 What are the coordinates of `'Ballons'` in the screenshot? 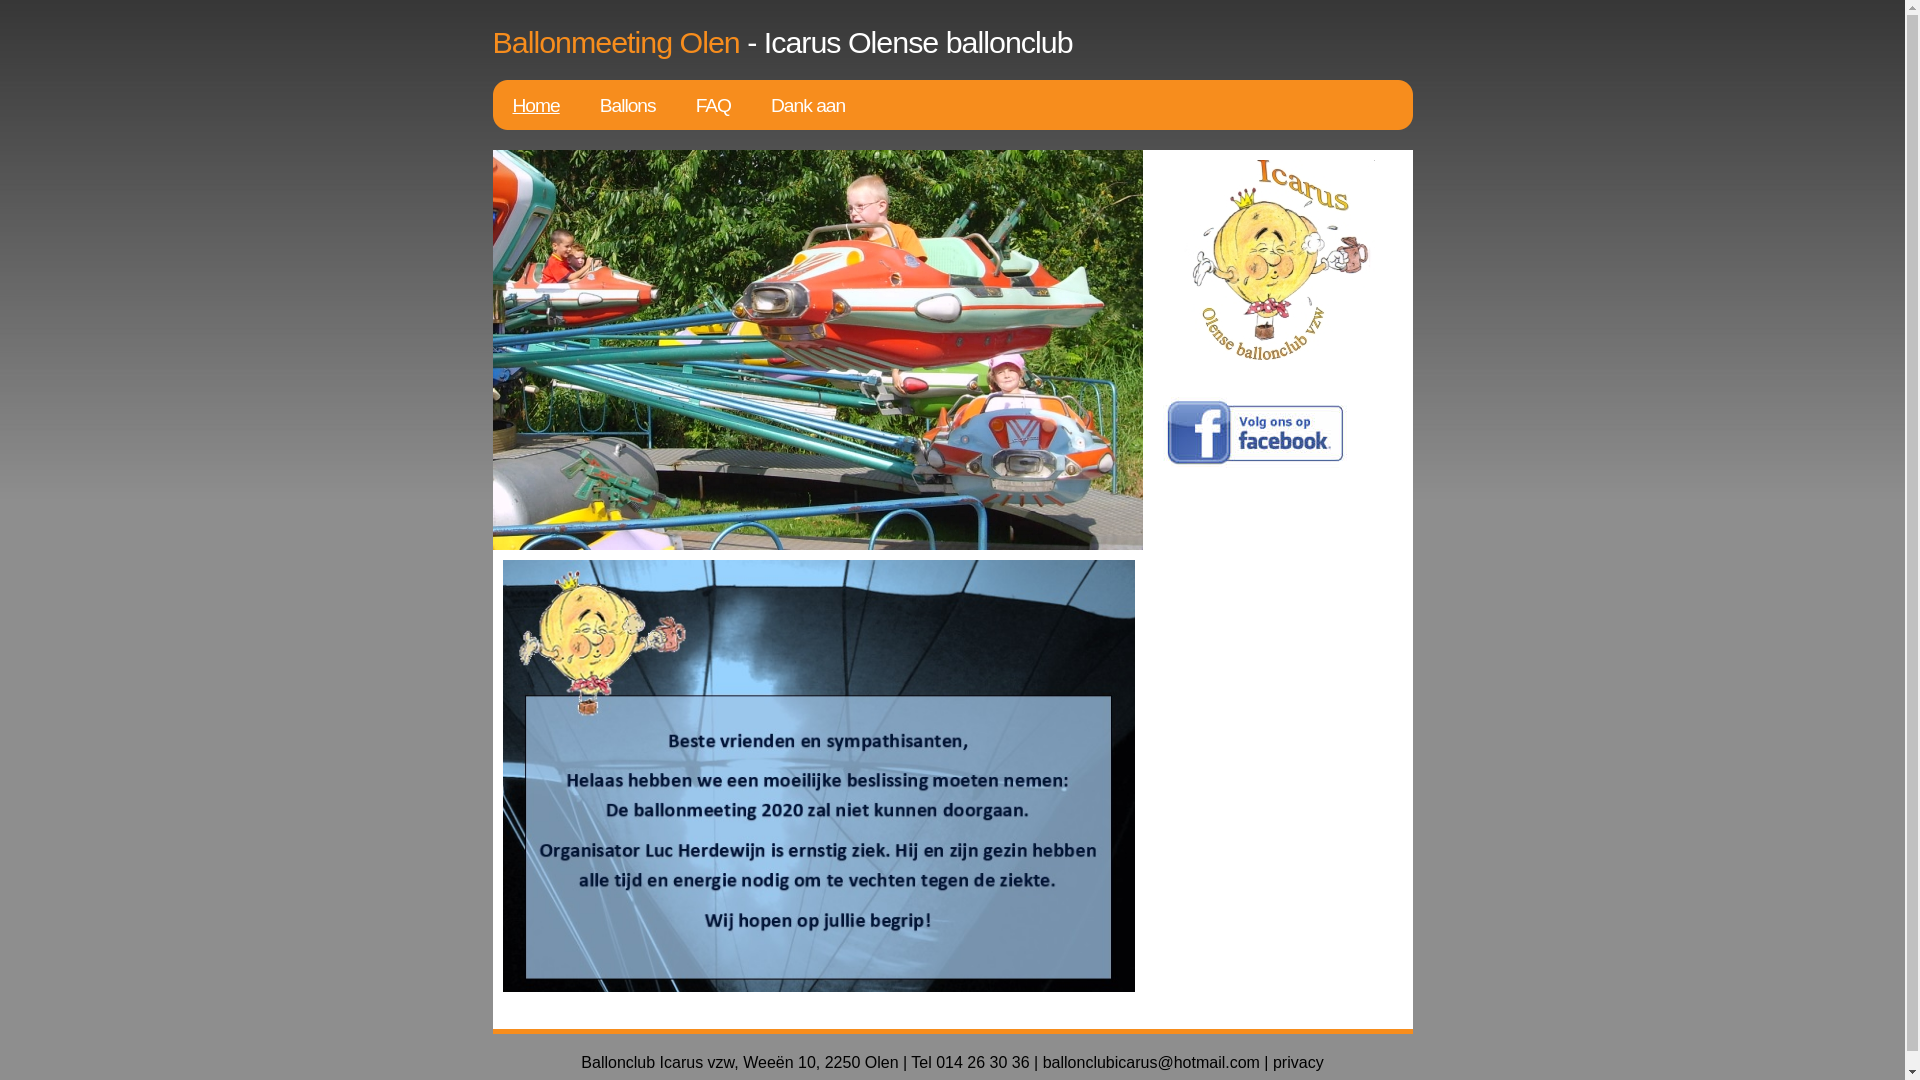 It's located at (627, 104).